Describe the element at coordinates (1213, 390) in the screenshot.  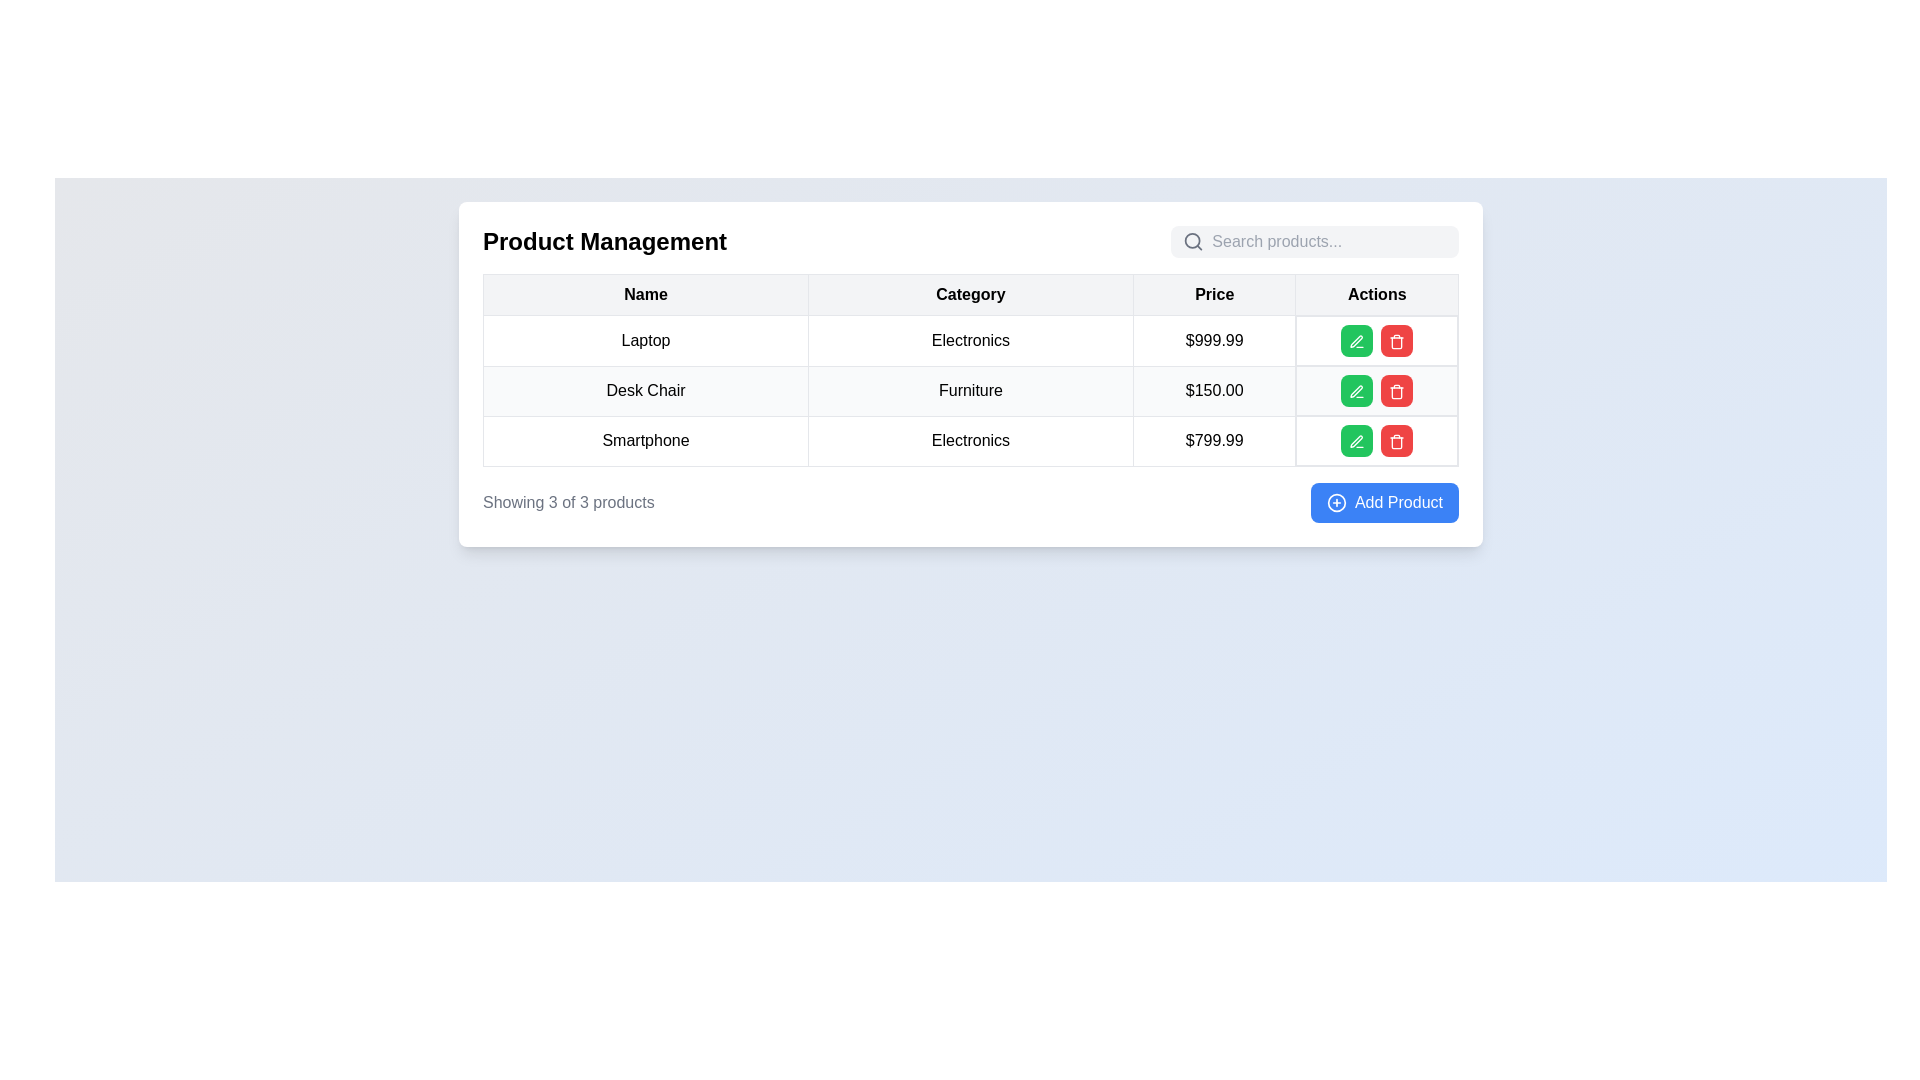
I see `the table cell displaying the price '$150.00' in the third column of the second row, under the 'Price' header` at that location.